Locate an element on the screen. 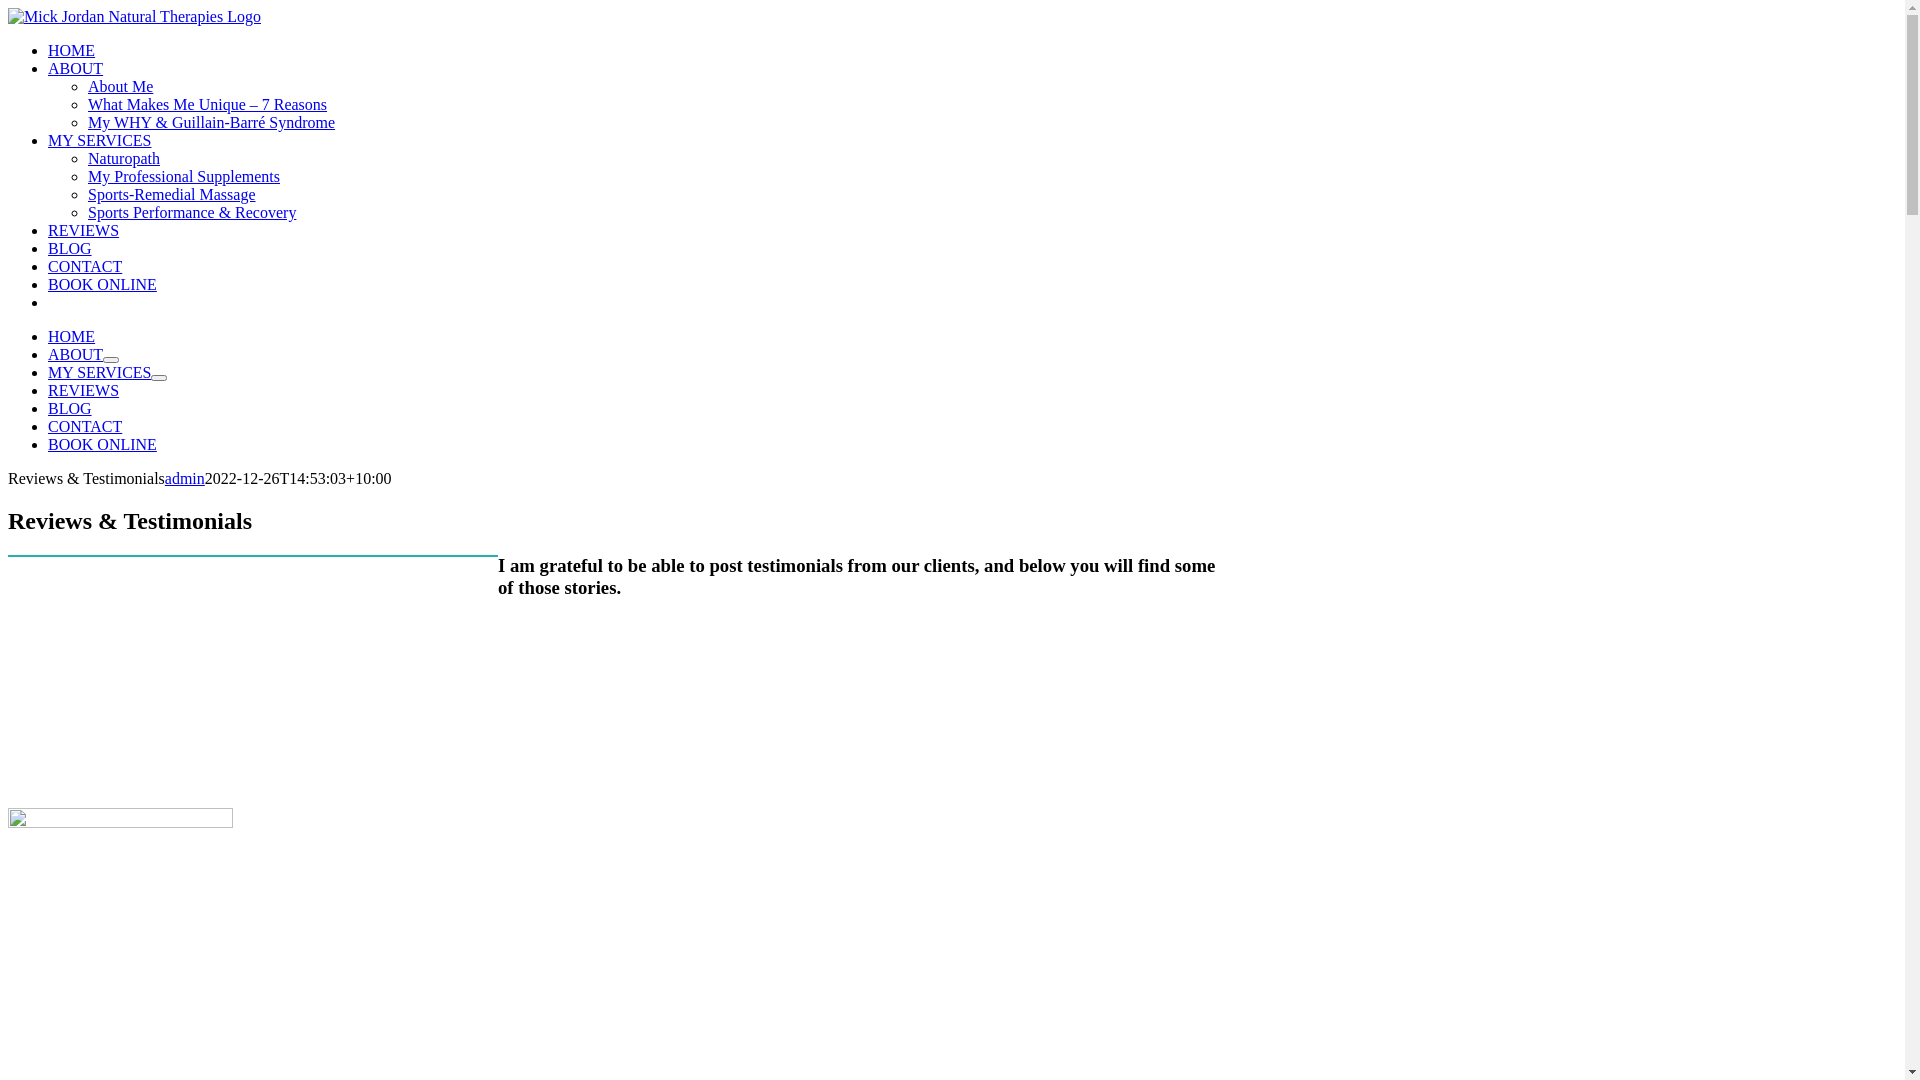 The image size is (1920, 1080). 'About Me' is located at coordinates (119, 85).